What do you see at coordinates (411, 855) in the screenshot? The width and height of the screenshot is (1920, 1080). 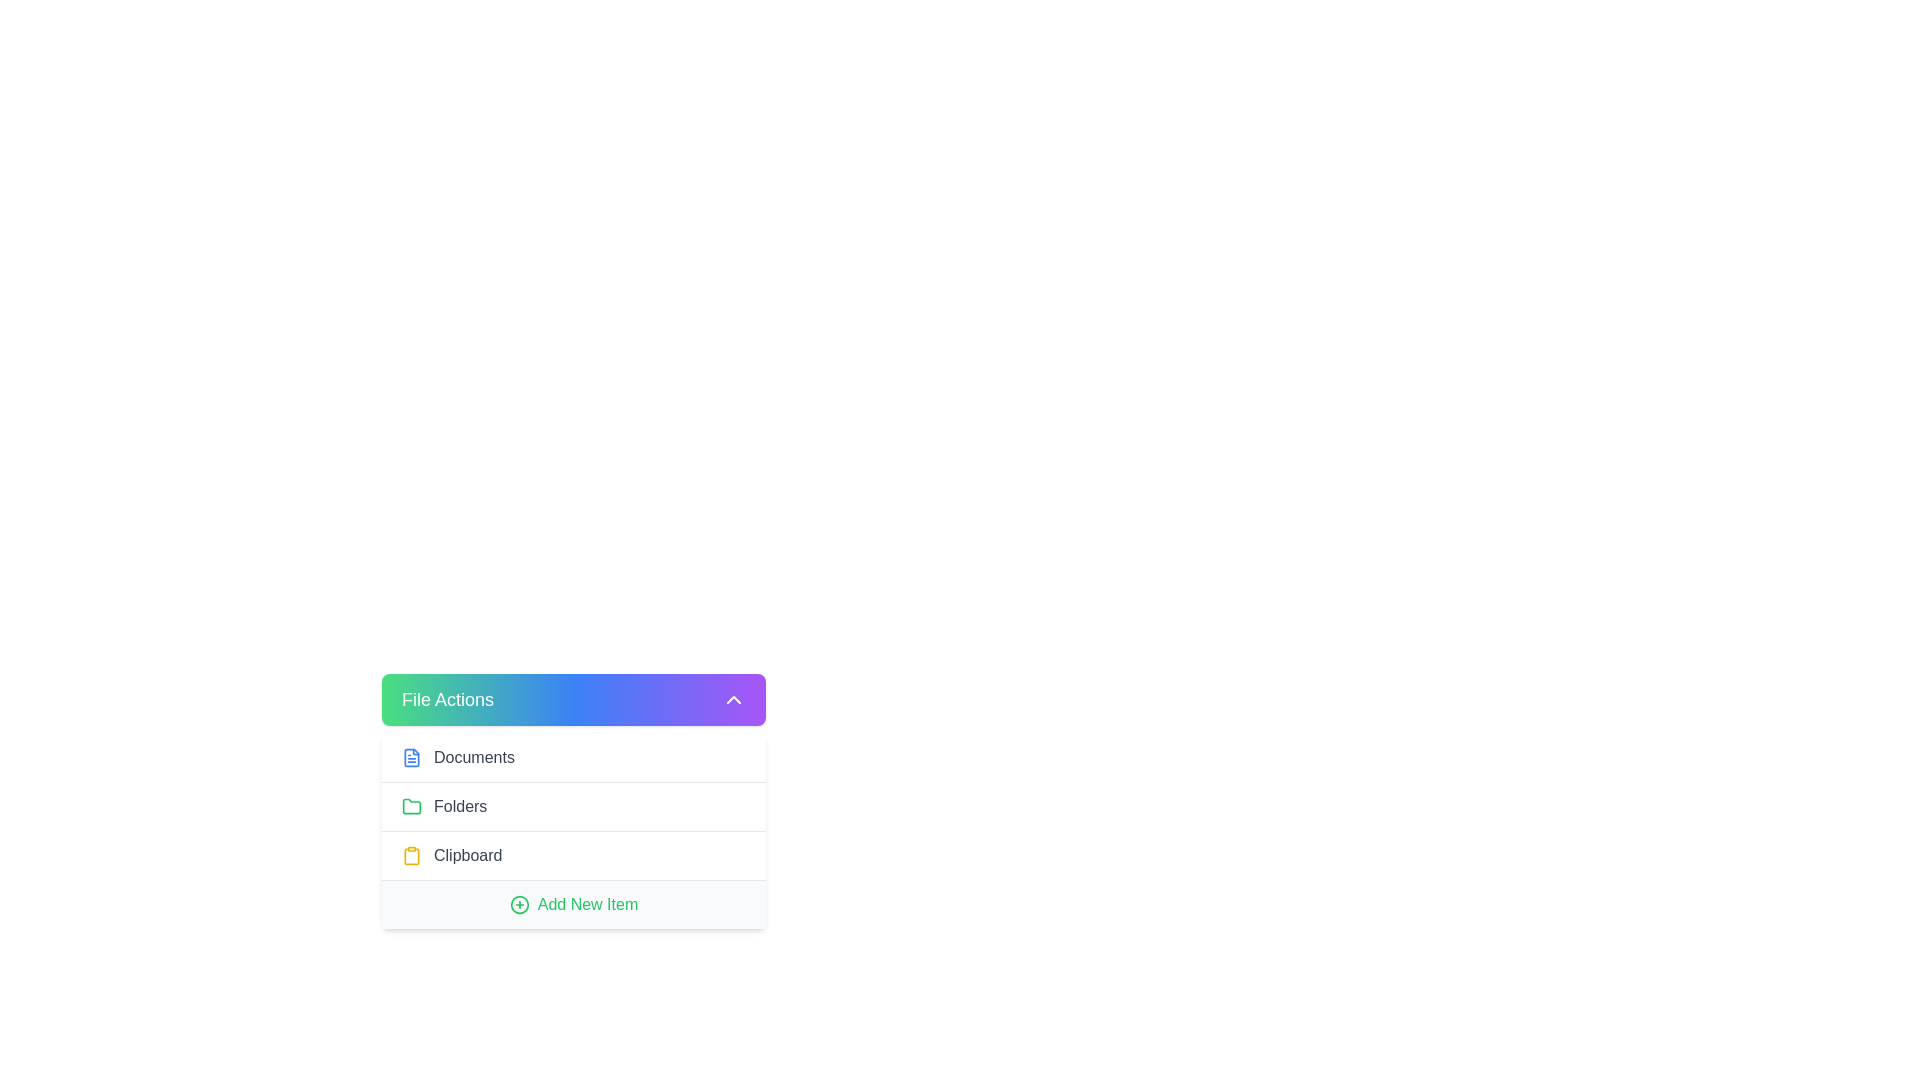 I see `the clipboard icon in the 'File Actions' dropdown menu, which is styled with a yellow outline and positioned next to the 'Clipboard' label` at bounding box center [411, 855].